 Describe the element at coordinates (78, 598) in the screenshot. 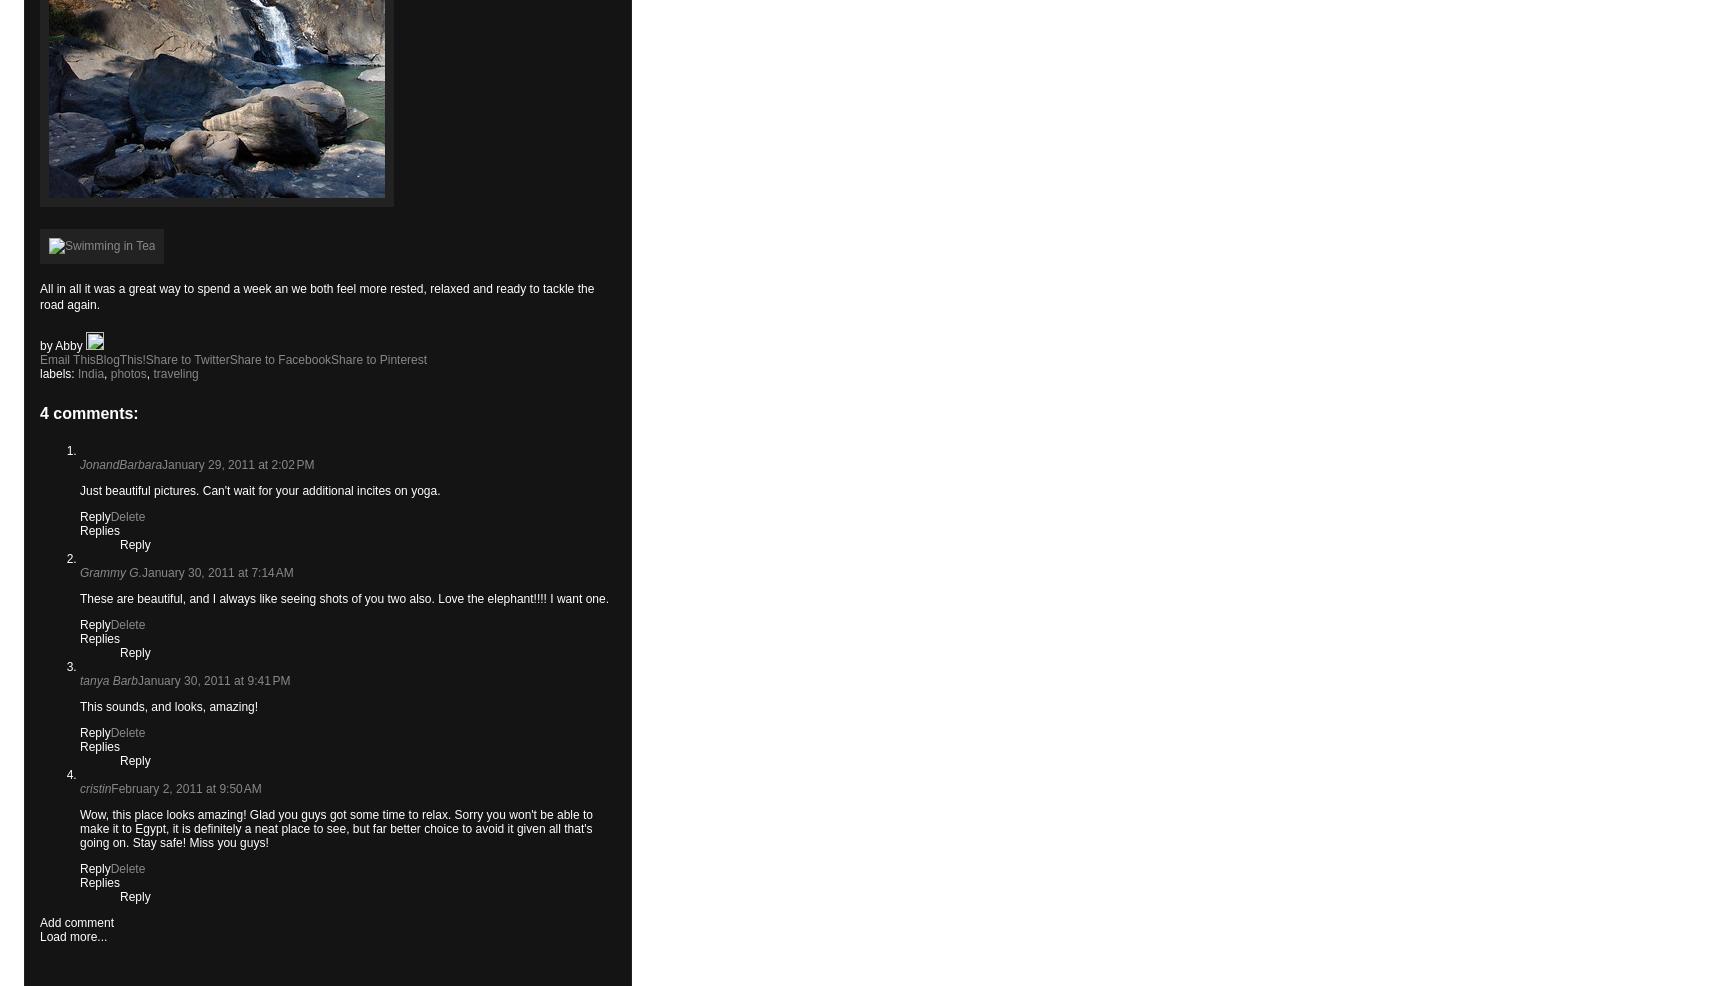

I see `'These are beautiful, and I always like seeing shots of you two also.  Love the elephant!!!!  I want one.'` at that location.